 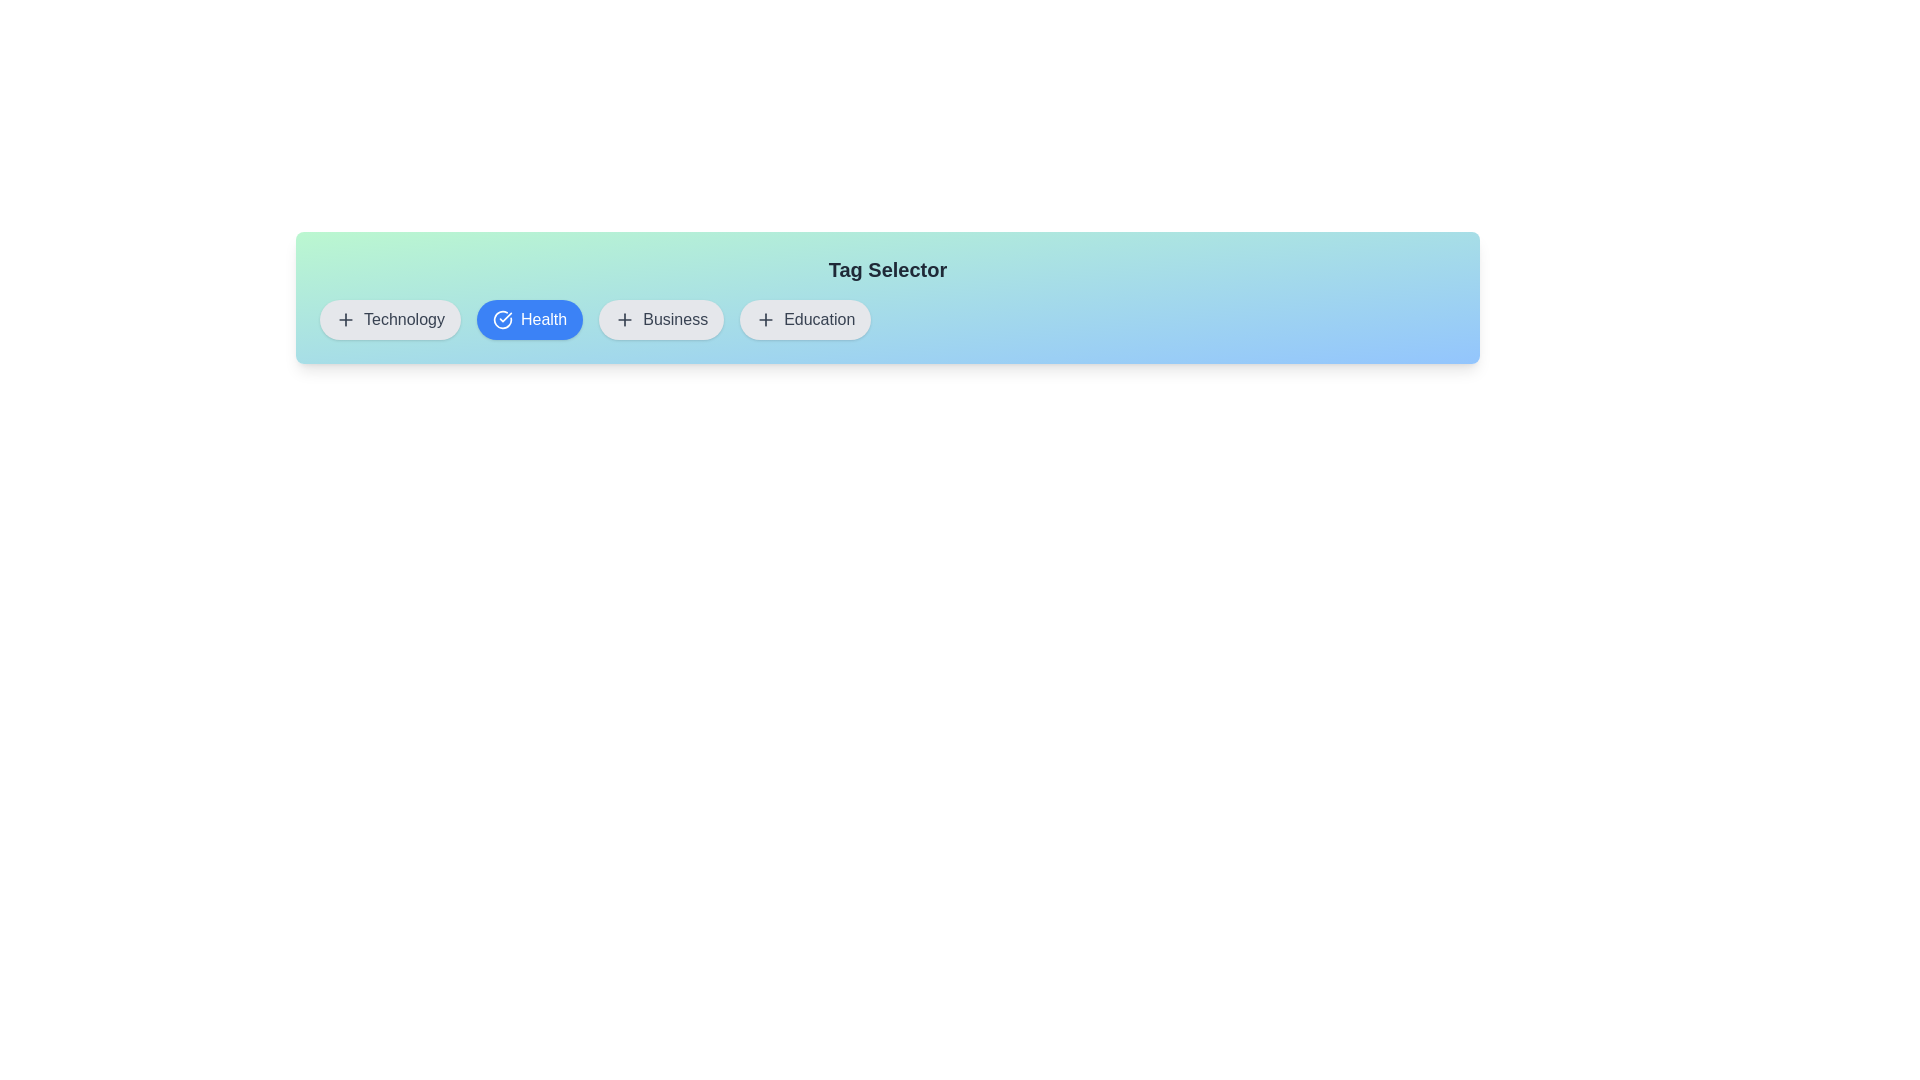 What do you see at coordinates (389, 319) in the screenshot?
I see `the button labeled Technology` at bounding box center [389, 319].